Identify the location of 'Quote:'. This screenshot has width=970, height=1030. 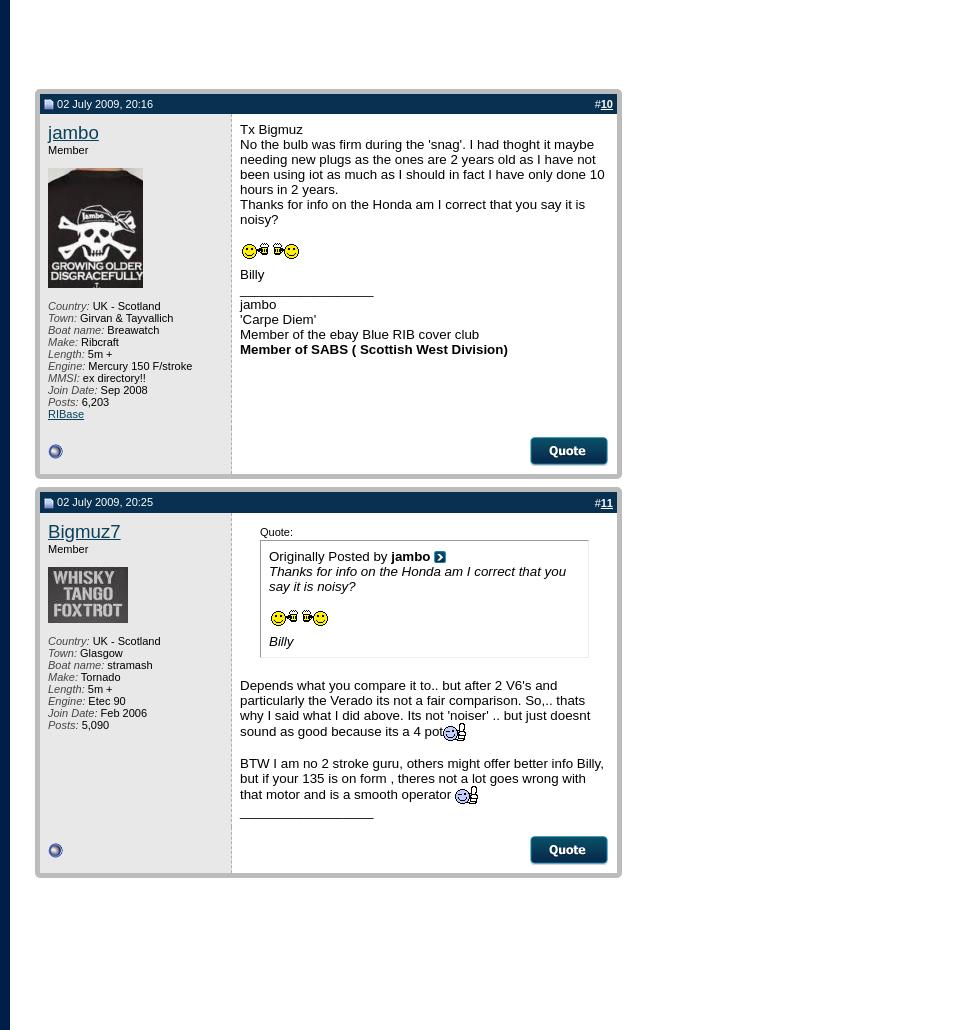
(275, 530).